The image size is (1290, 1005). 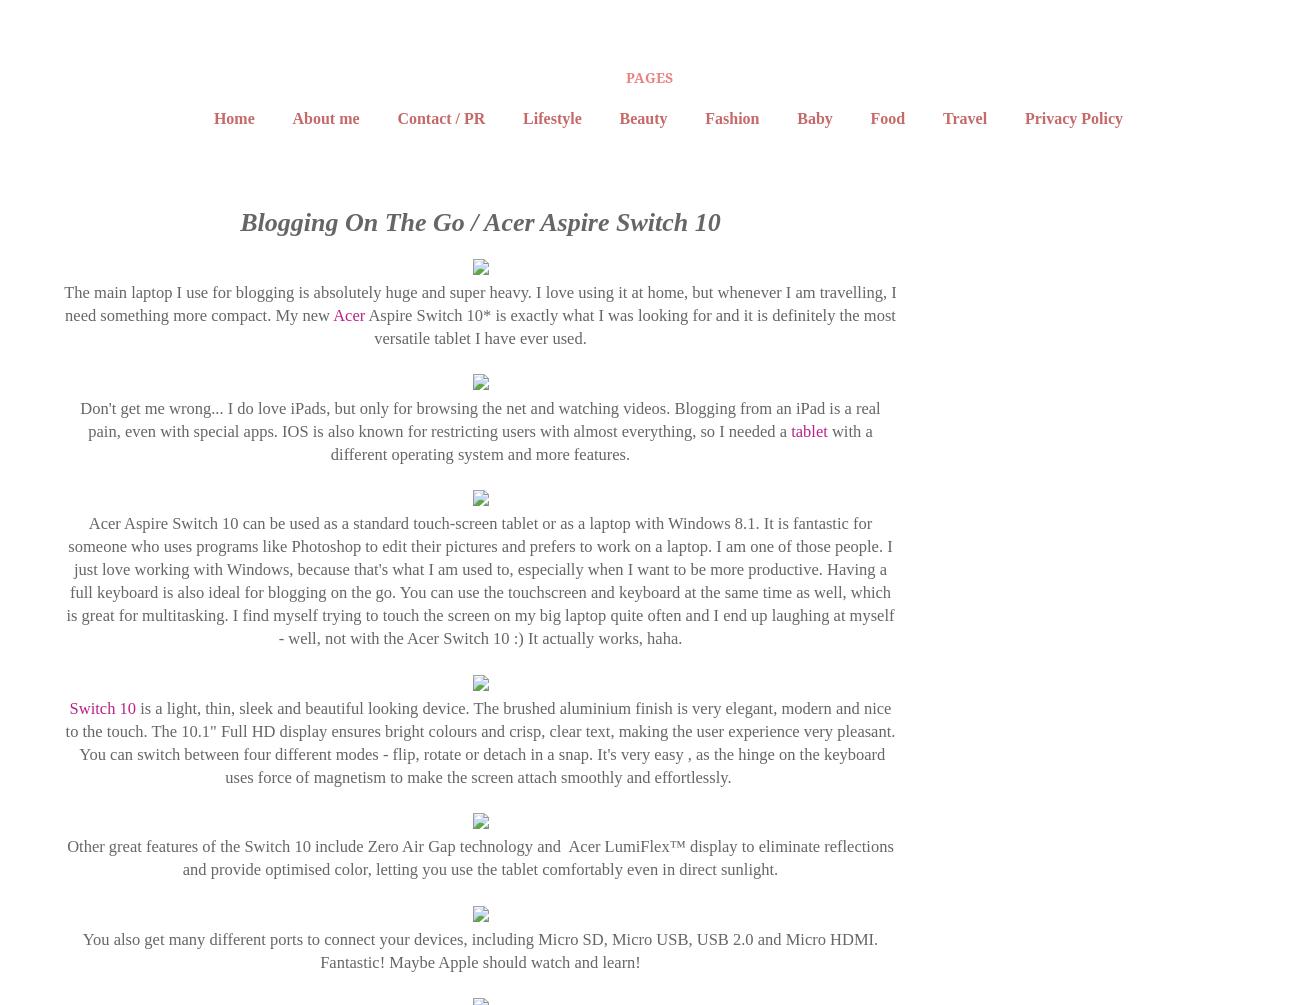 What do you see at coordinates (65, 856) in the screenshot?
I see `'Other great features of the Switch 10 include Zero Air Gap technology and  Acer LumiFlex™ display to eliminate reflections and provide optimised color, letting you use the tablet comfortably even in direct sunlight.'` at bounding box center [65, 856].